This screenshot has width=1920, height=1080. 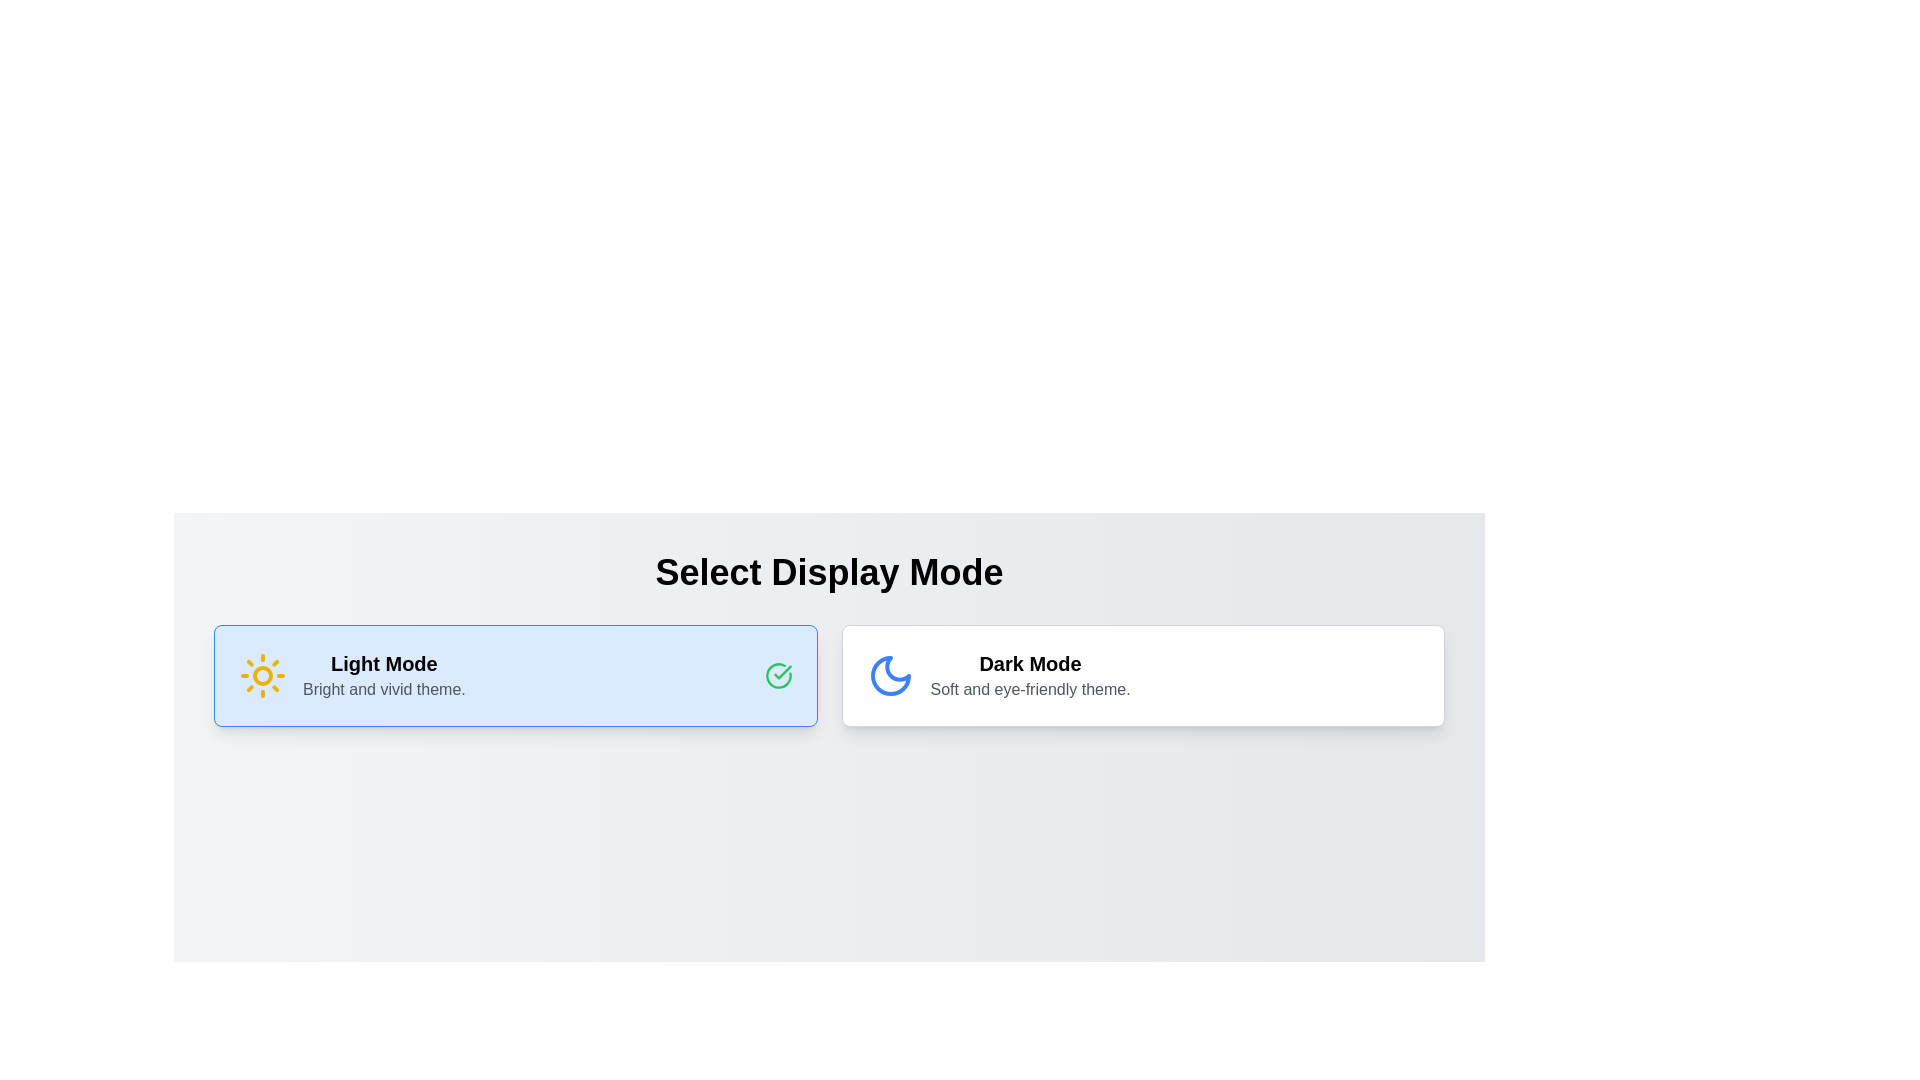 What do you see at coordinates (384, 663) in the screenshot?
I see `the 'Light Mode' text label, which is a bold and larger font title with a light blue background, positioned above the smaller label 'Bright and vivid theme.'` at bounding box center [384, 663].